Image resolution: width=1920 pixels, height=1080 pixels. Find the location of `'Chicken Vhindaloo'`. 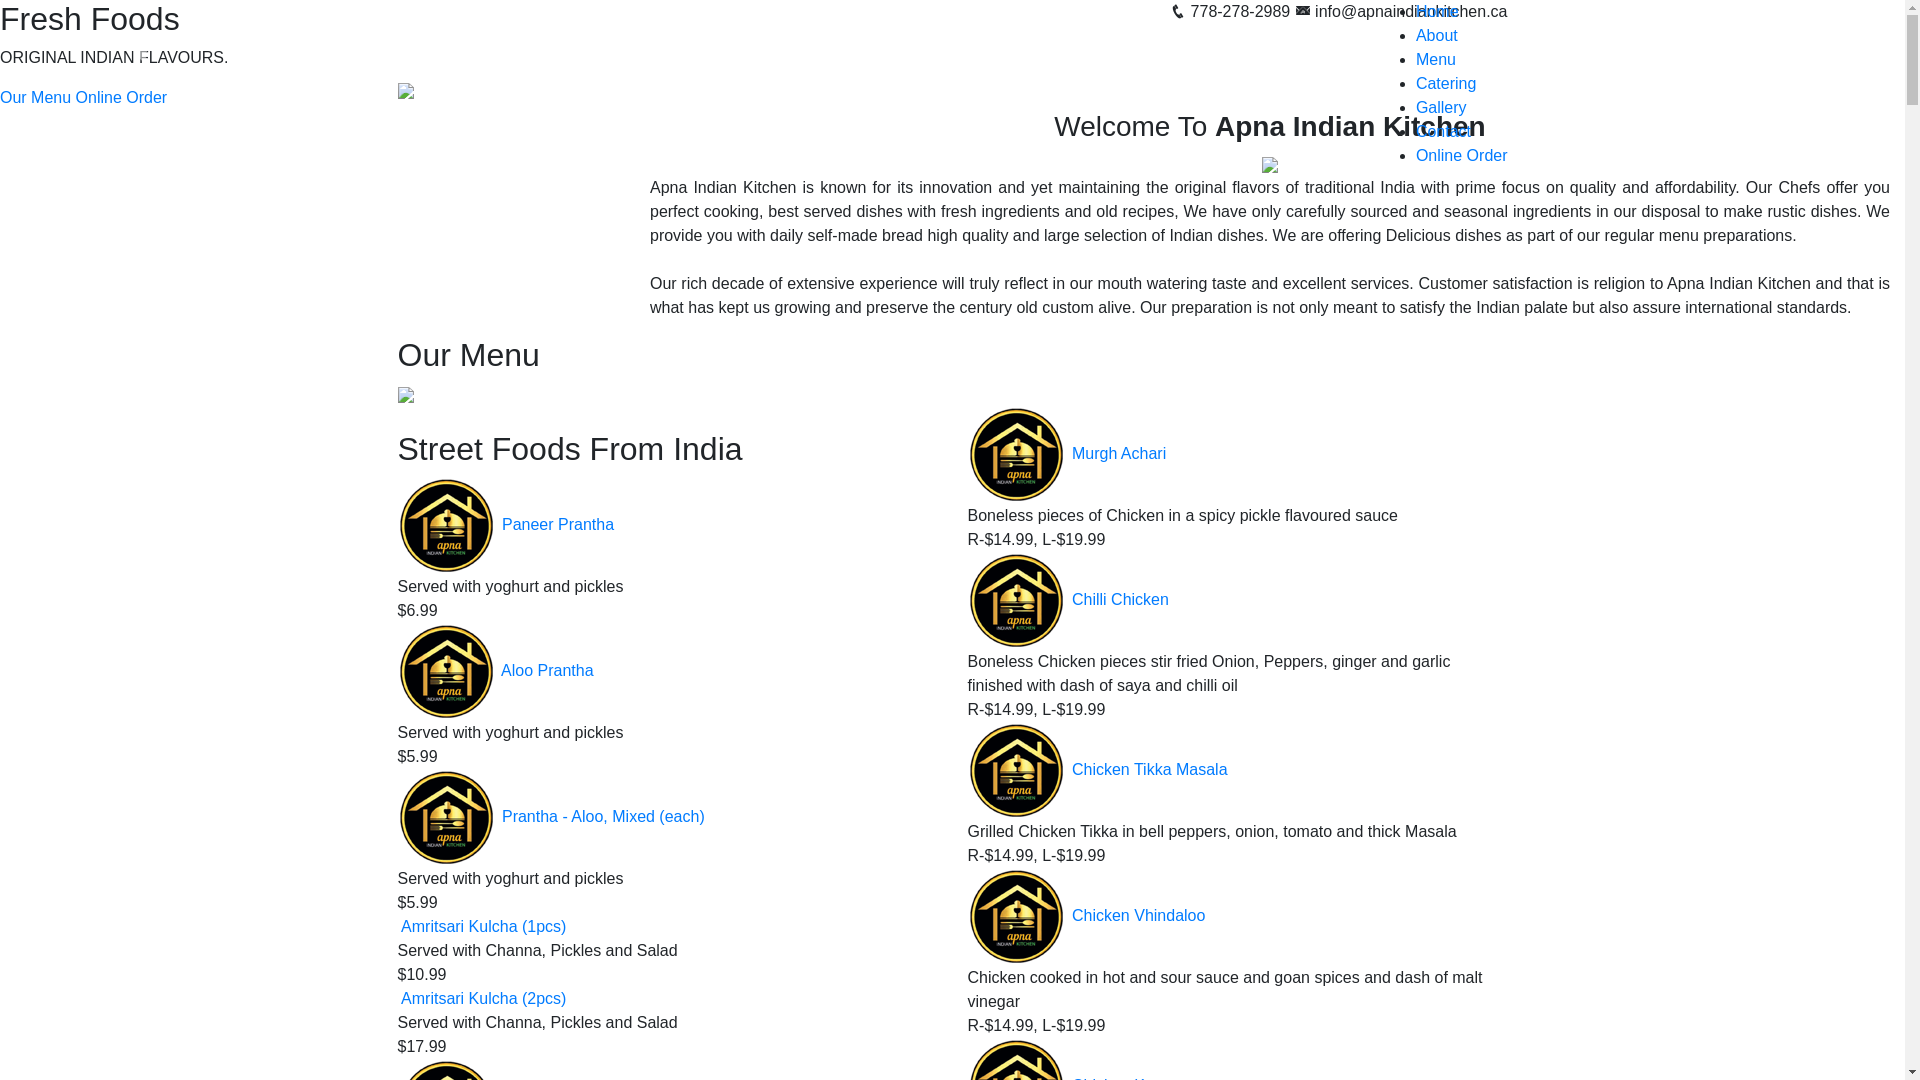

'Chicken Vhindaloo' is located at coordinates (1138, 916).